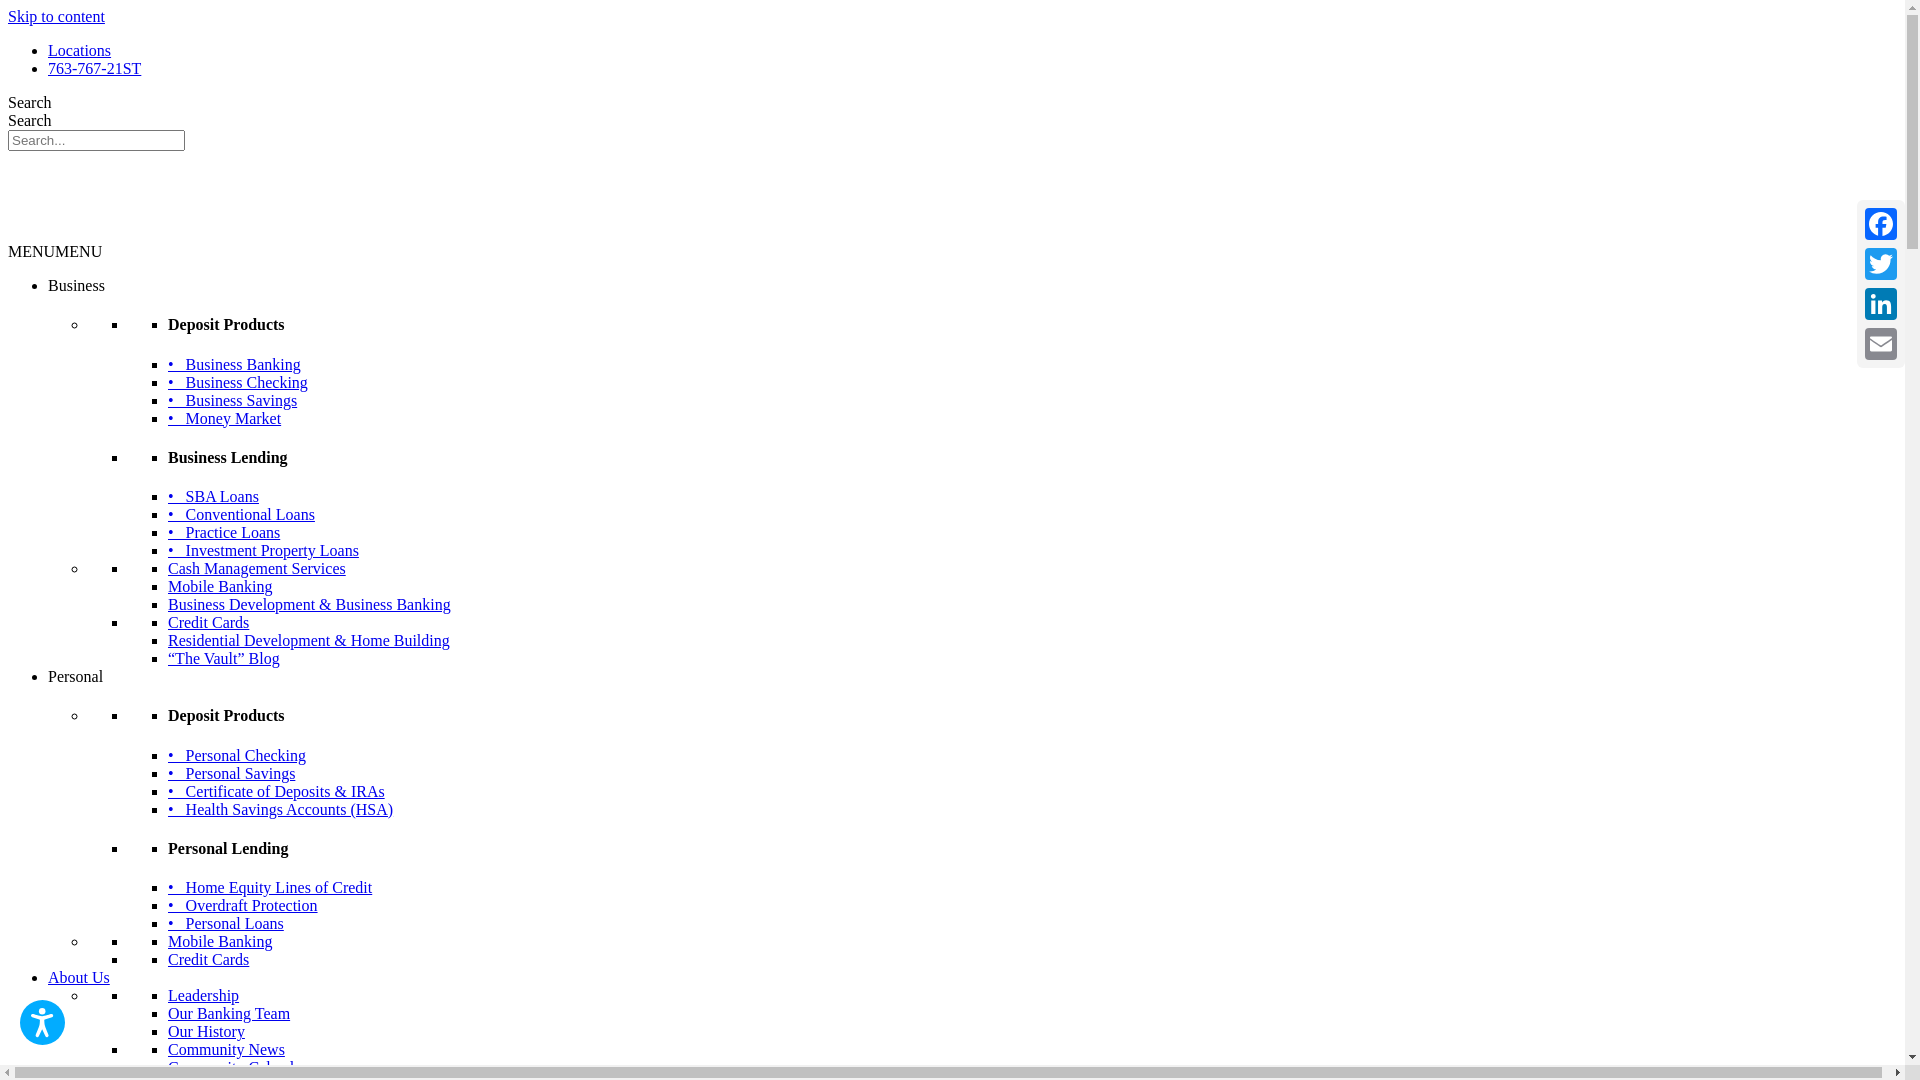 The image size is (1920, 1080). What do you see at coordinates (168, 1013) in the screenshot?
I see `'Our Banking Team'` at bounding box center [168, 1013].